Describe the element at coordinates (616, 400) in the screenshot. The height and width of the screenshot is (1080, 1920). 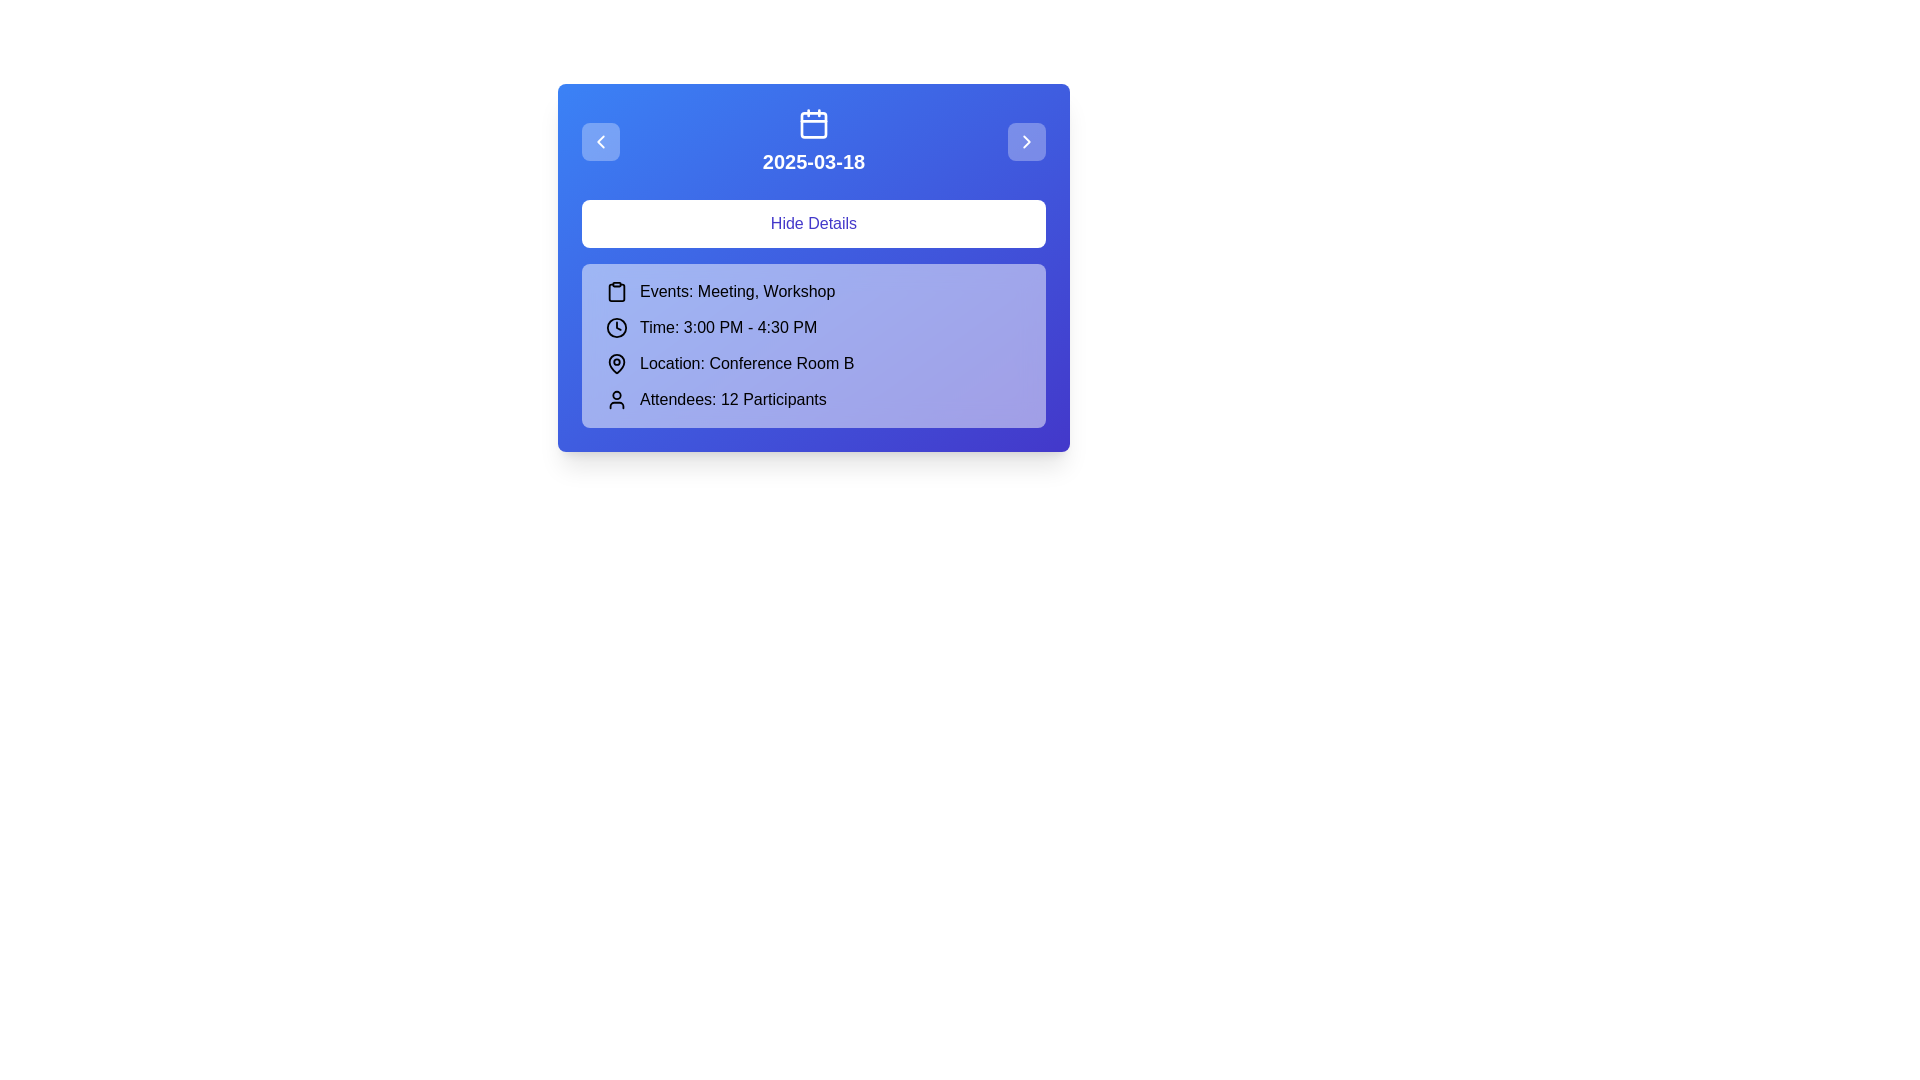
I see `the user silhouette icon located to the left of the text 'Attendees: 12 Participants'` at that location.